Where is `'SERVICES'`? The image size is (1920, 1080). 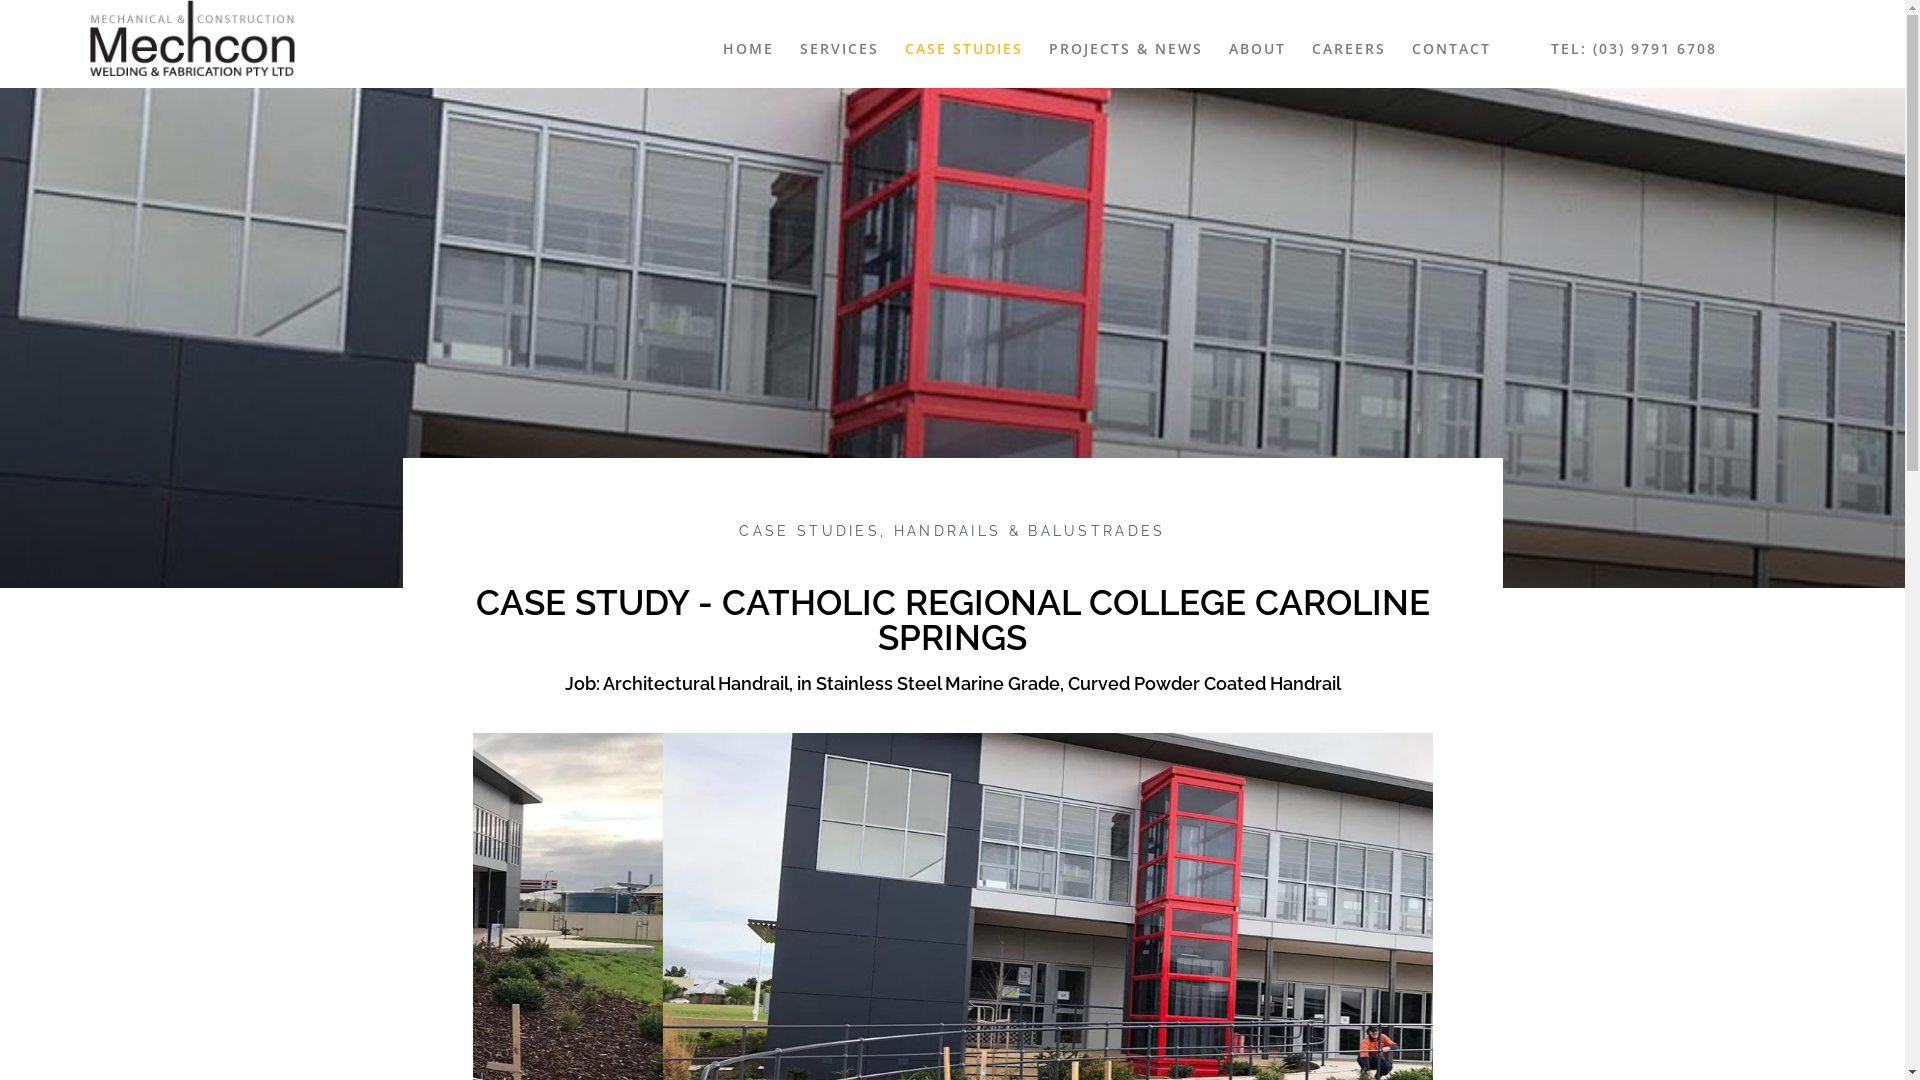 'SERVICES' is located at coordinates (789, 48).